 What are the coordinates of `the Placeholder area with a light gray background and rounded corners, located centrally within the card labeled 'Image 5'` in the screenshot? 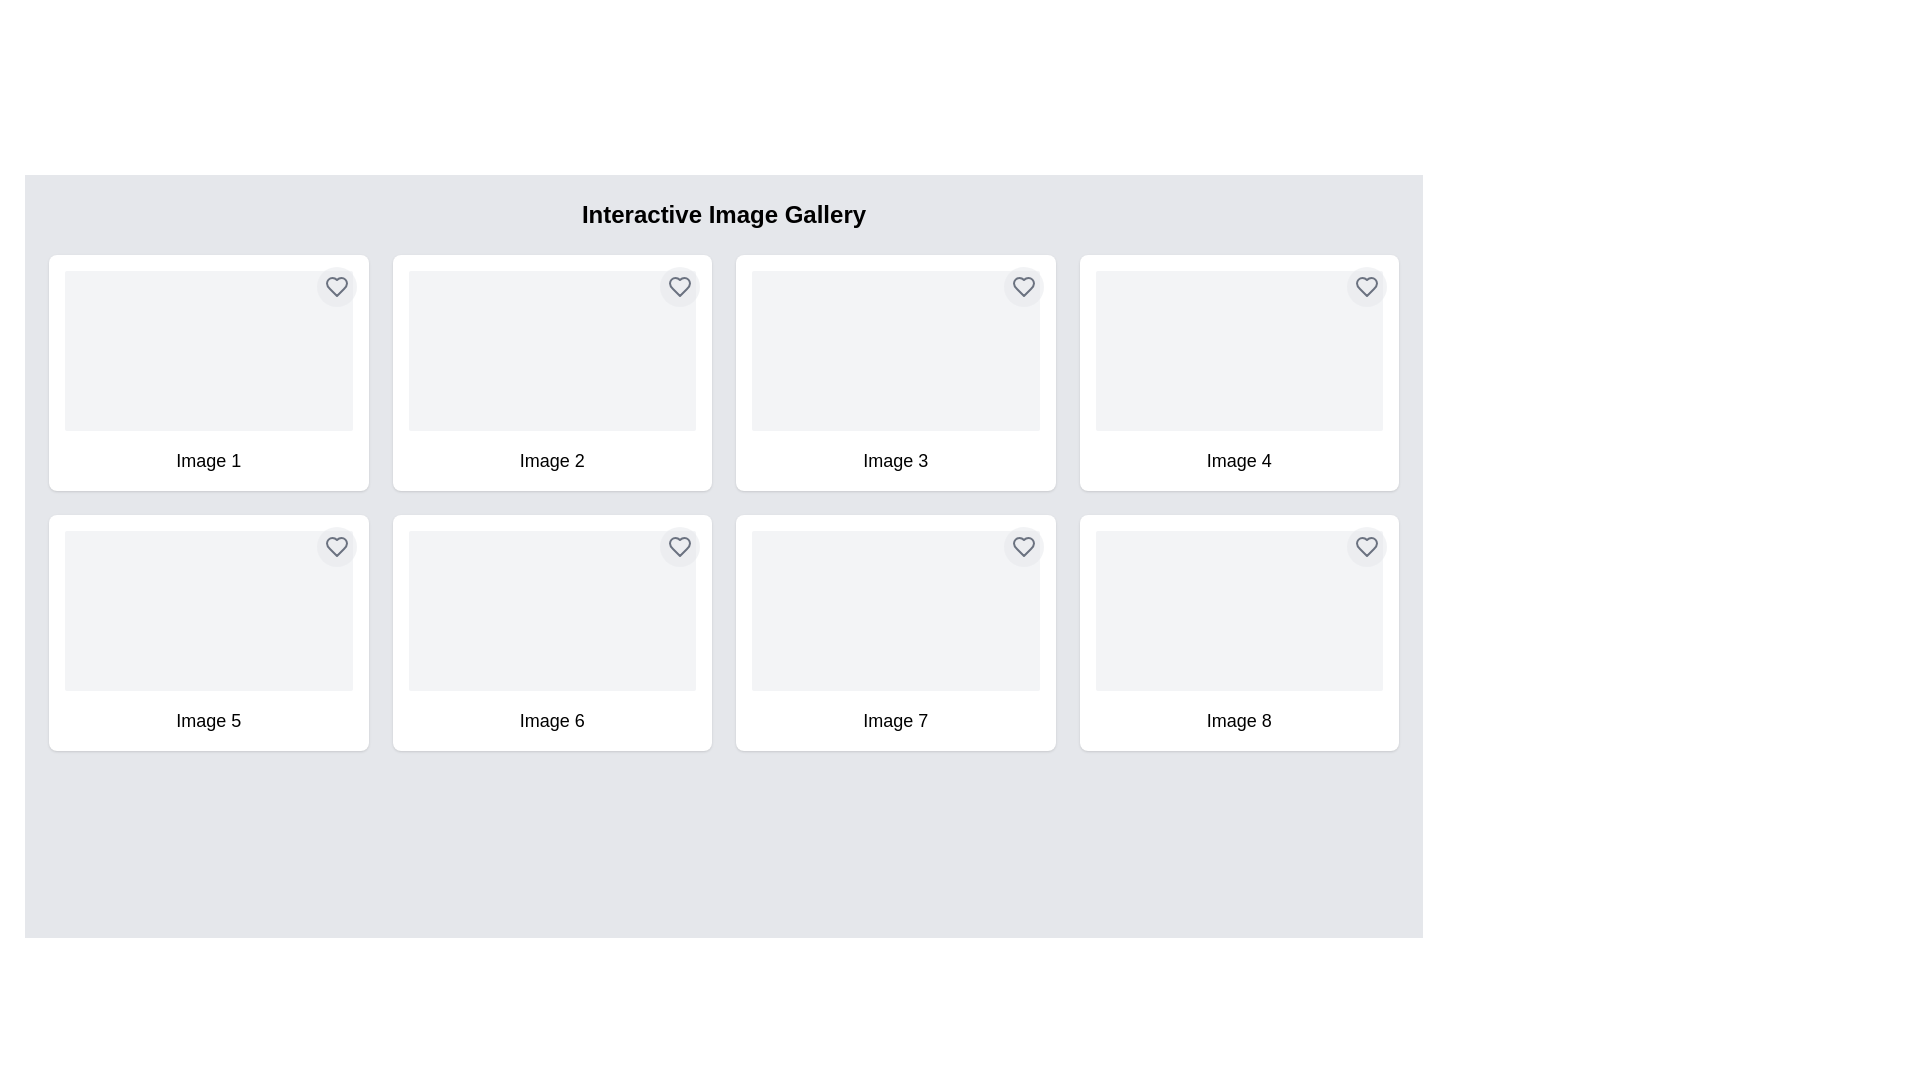 It's located at (208, 609).